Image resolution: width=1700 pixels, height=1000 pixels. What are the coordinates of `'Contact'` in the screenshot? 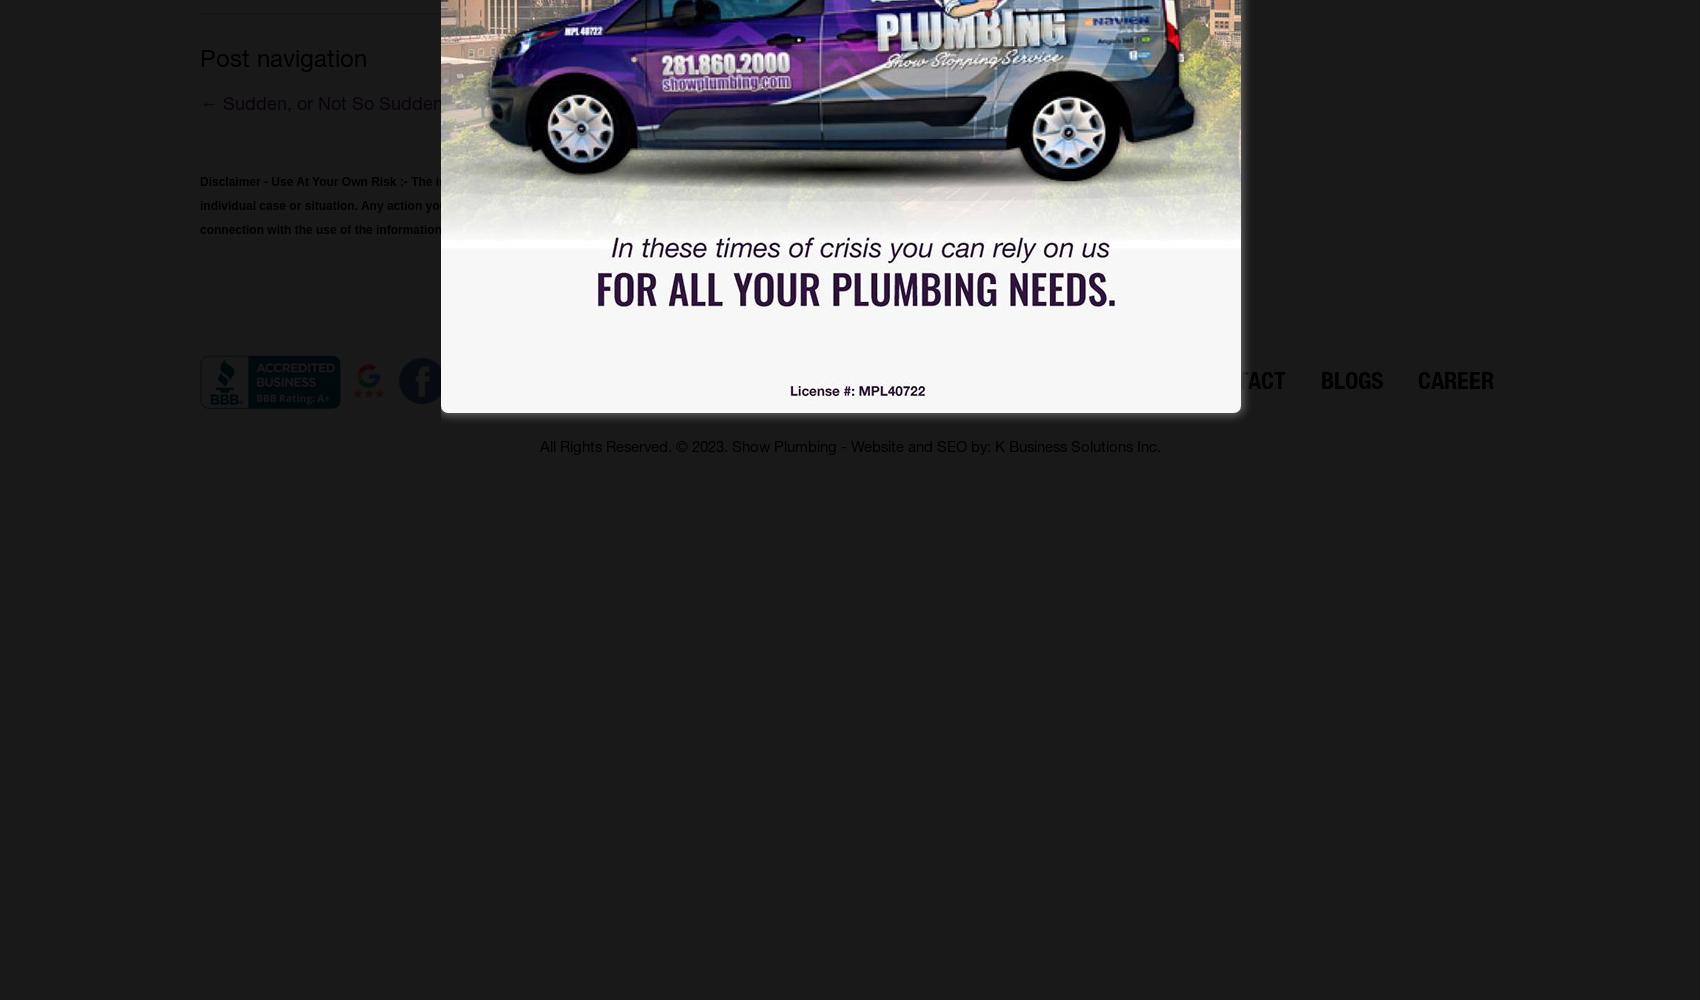 It's located at (1240, 379).